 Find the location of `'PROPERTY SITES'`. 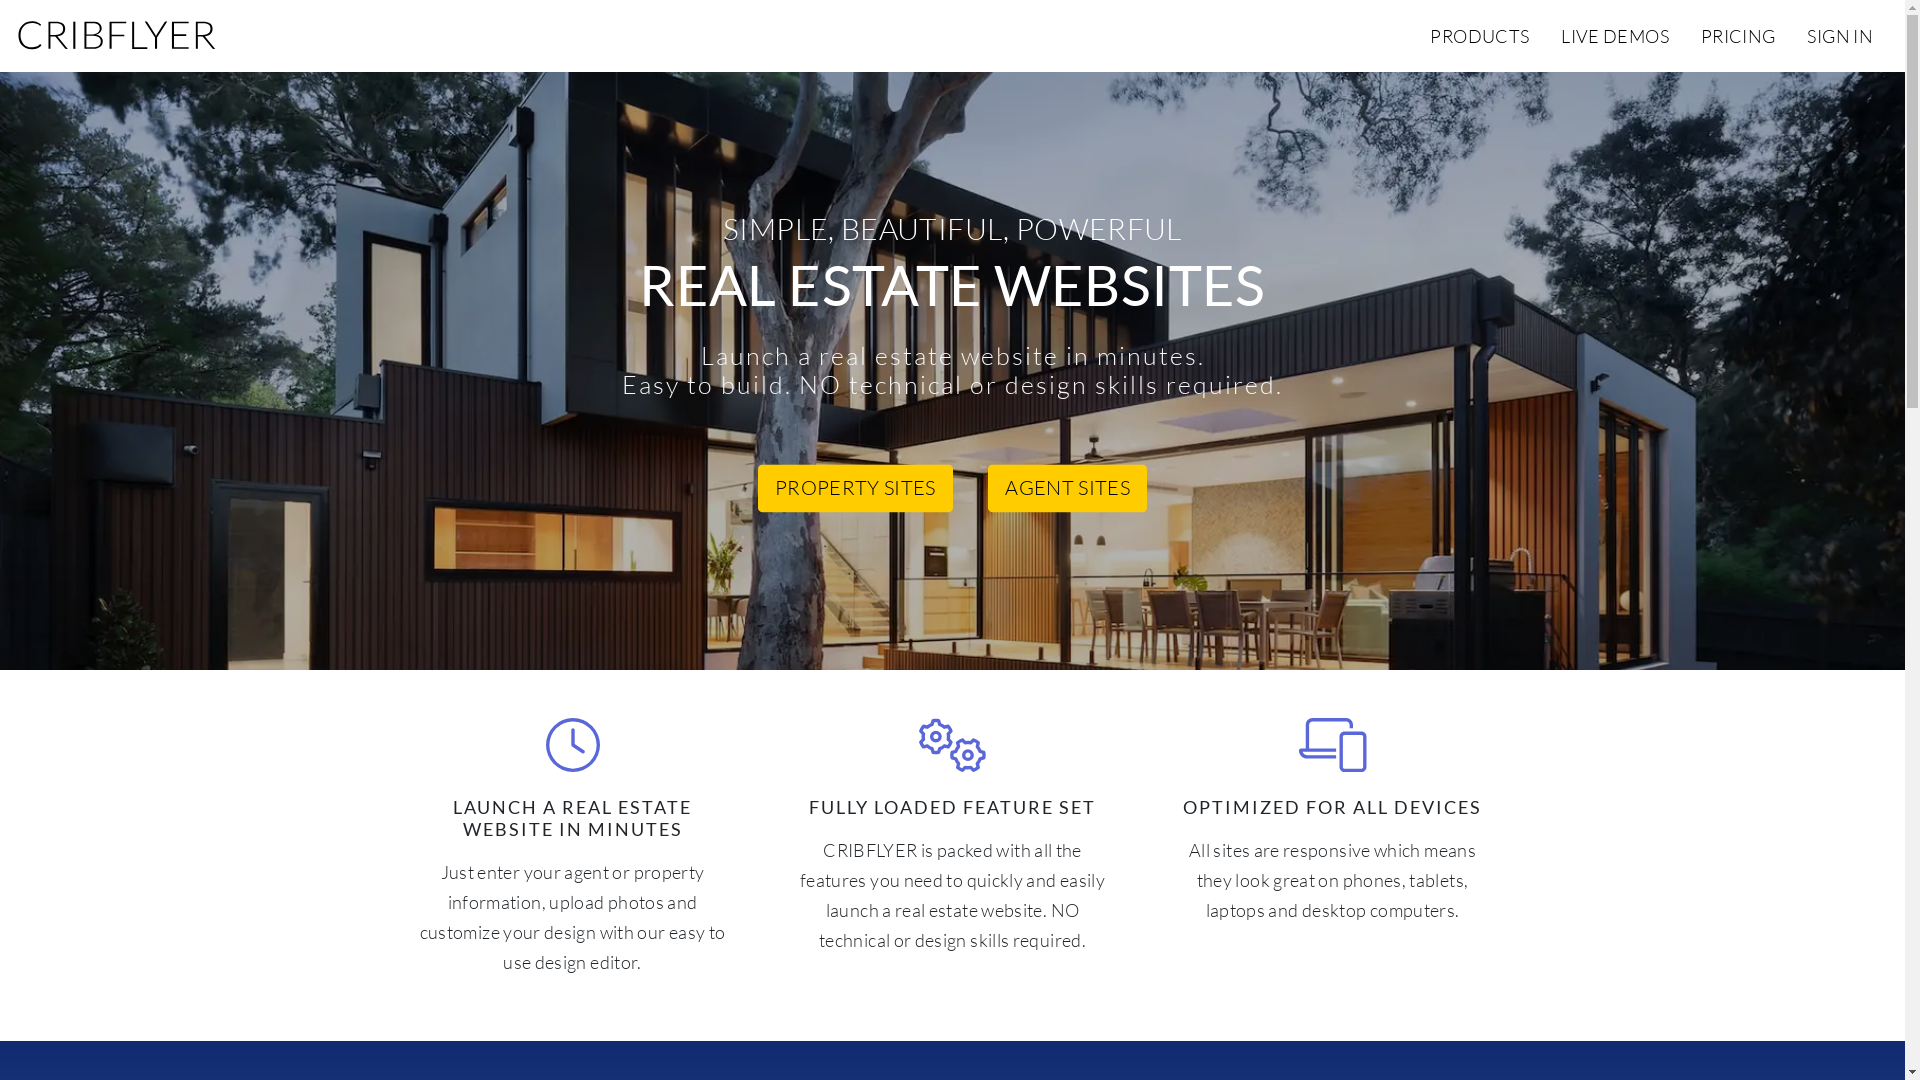

'PROPERTY SITES' is located at coordinates (855, 489).